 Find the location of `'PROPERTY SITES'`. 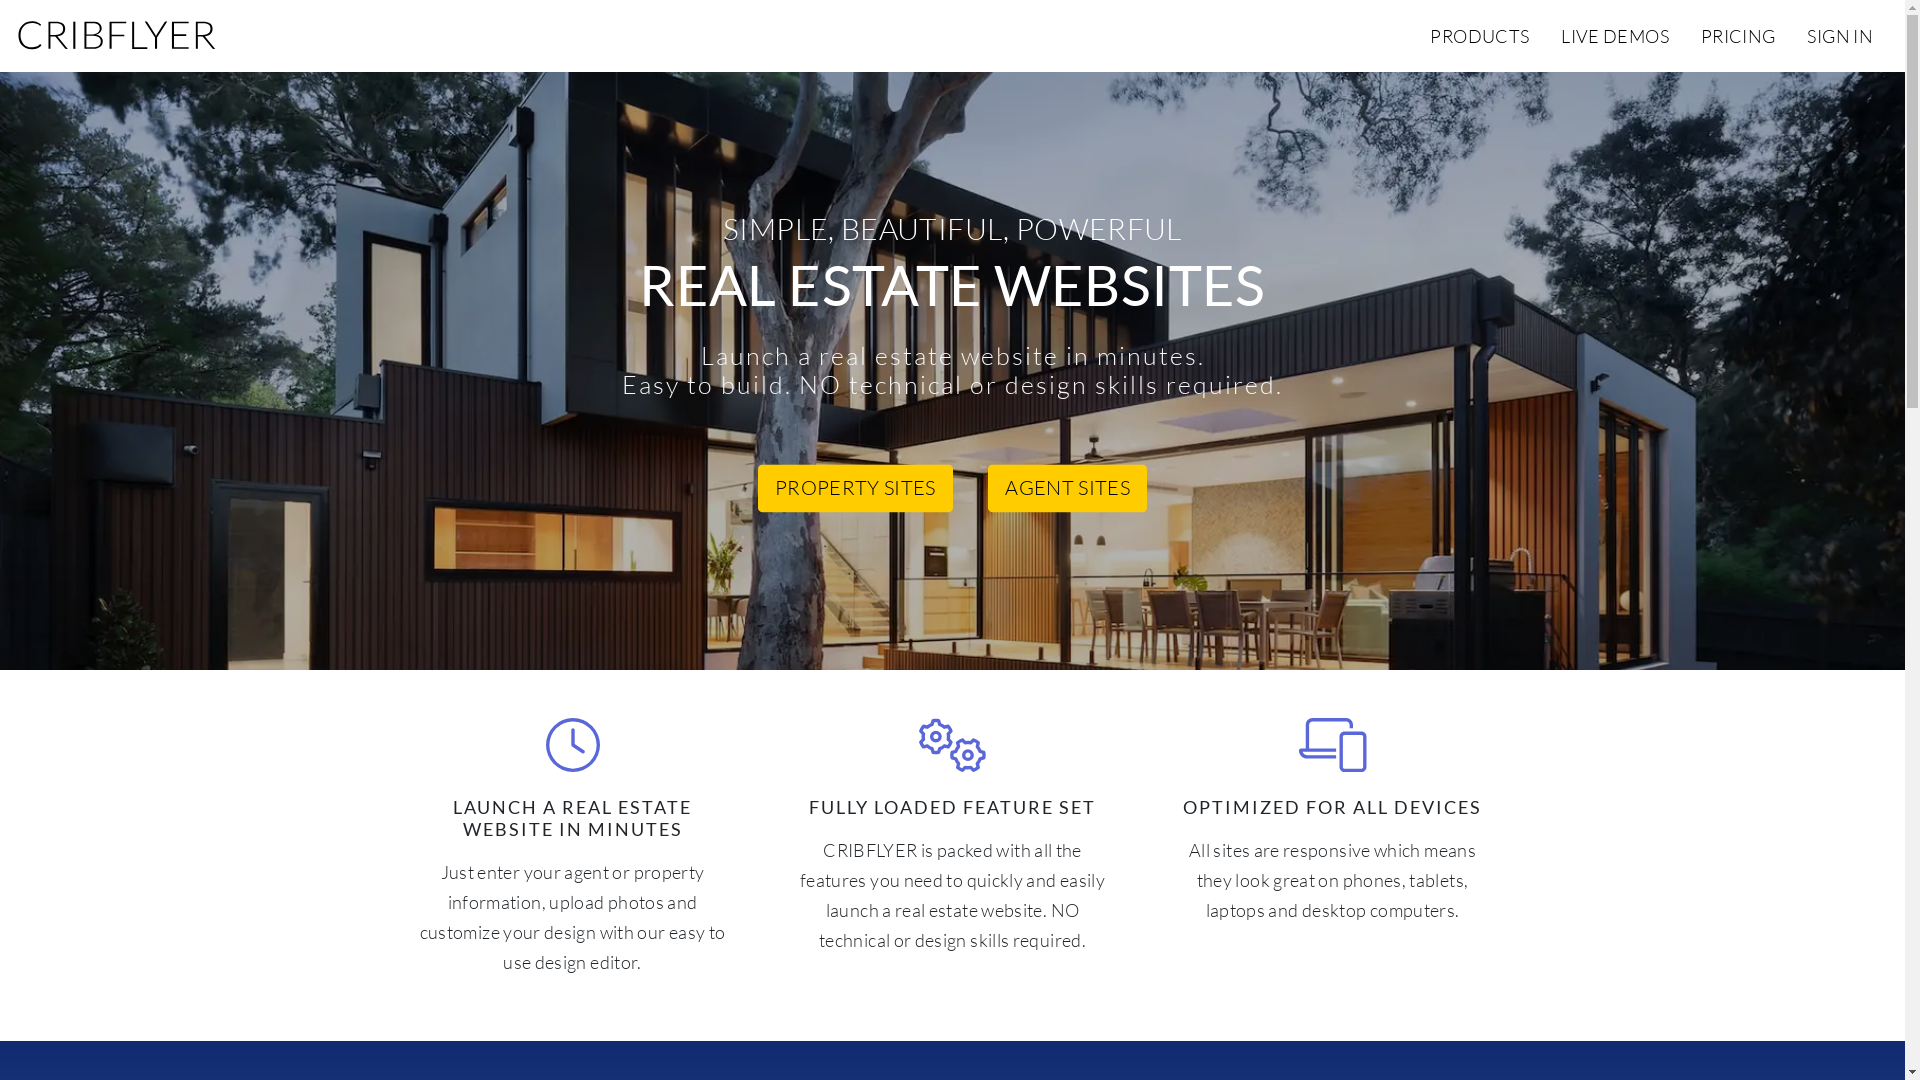

'PROPERTY SITES' is located at coordinates (855, 489).